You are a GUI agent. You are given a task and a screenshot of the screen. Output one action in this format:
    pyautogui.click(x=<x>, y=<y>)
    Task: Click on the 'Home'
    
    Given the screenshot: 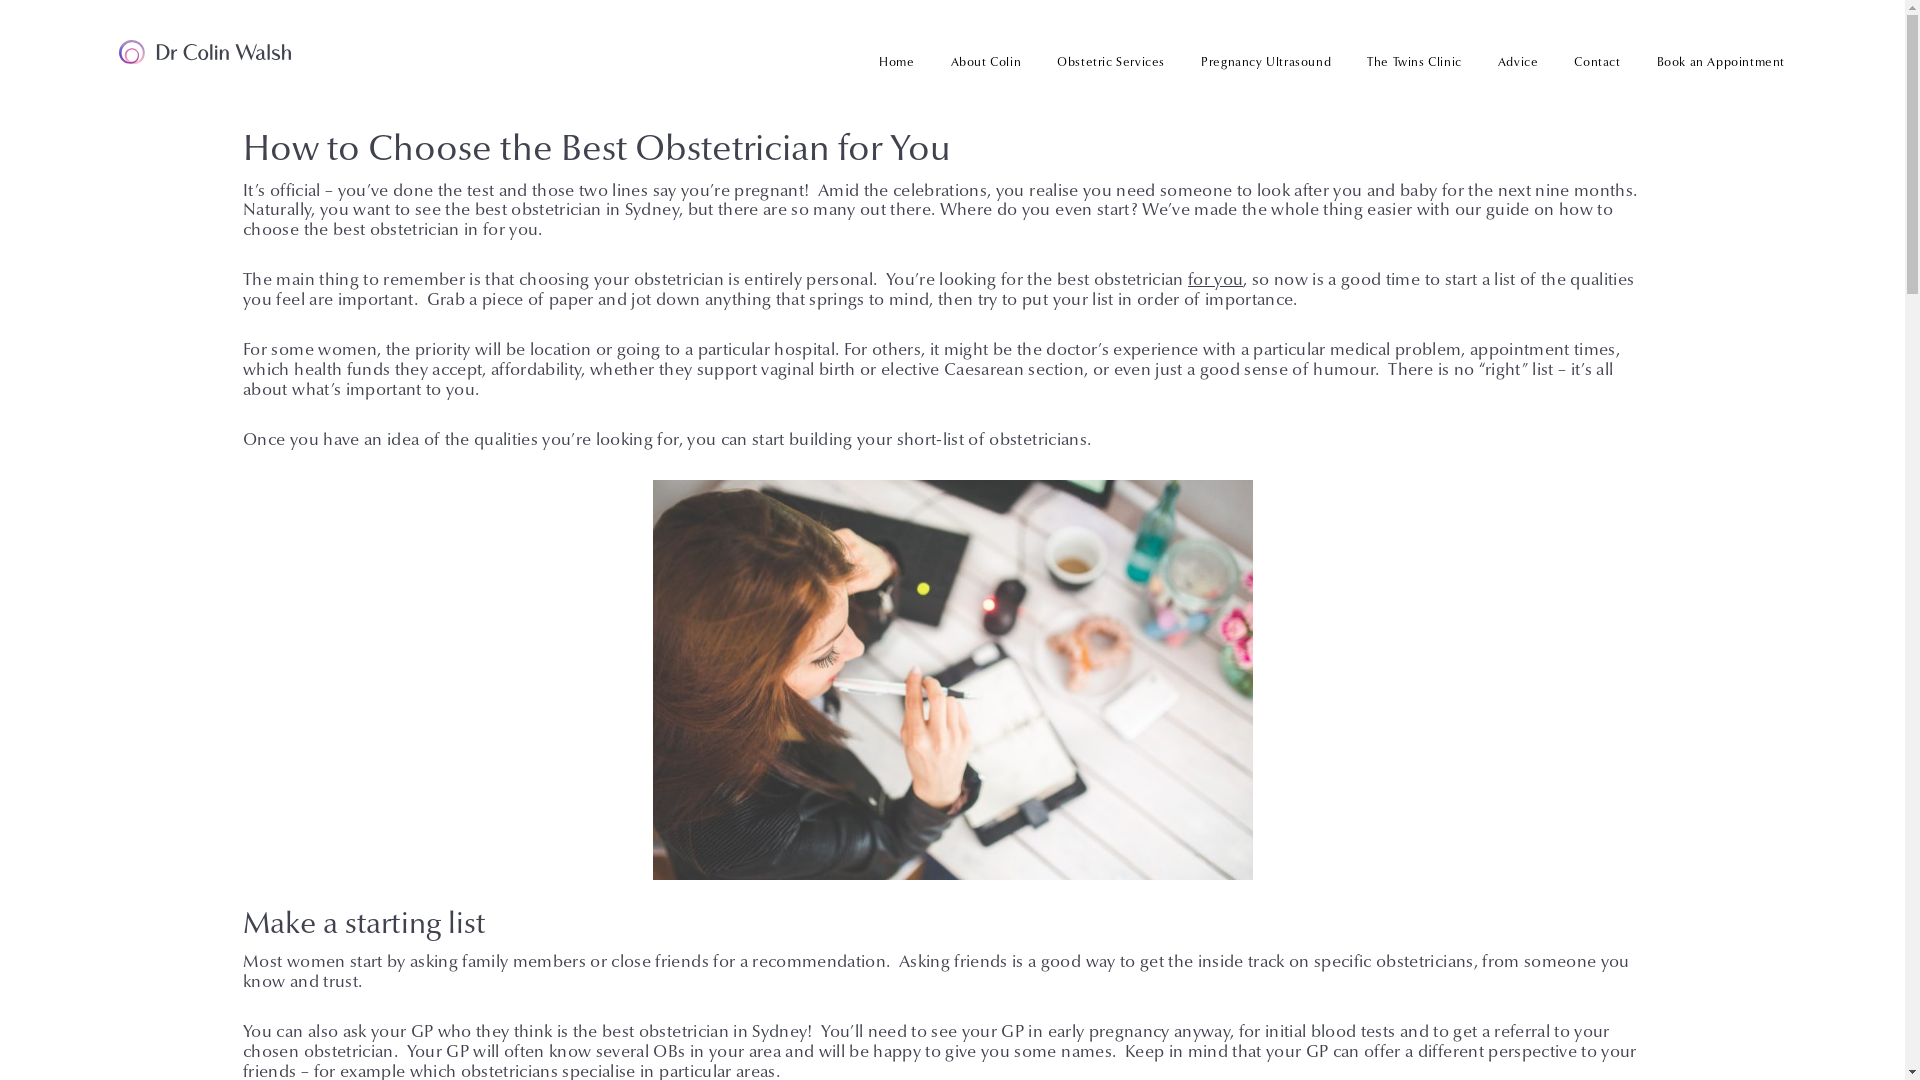 What is the action you would take?
    pyautogui.click(x=895, y=61)
    